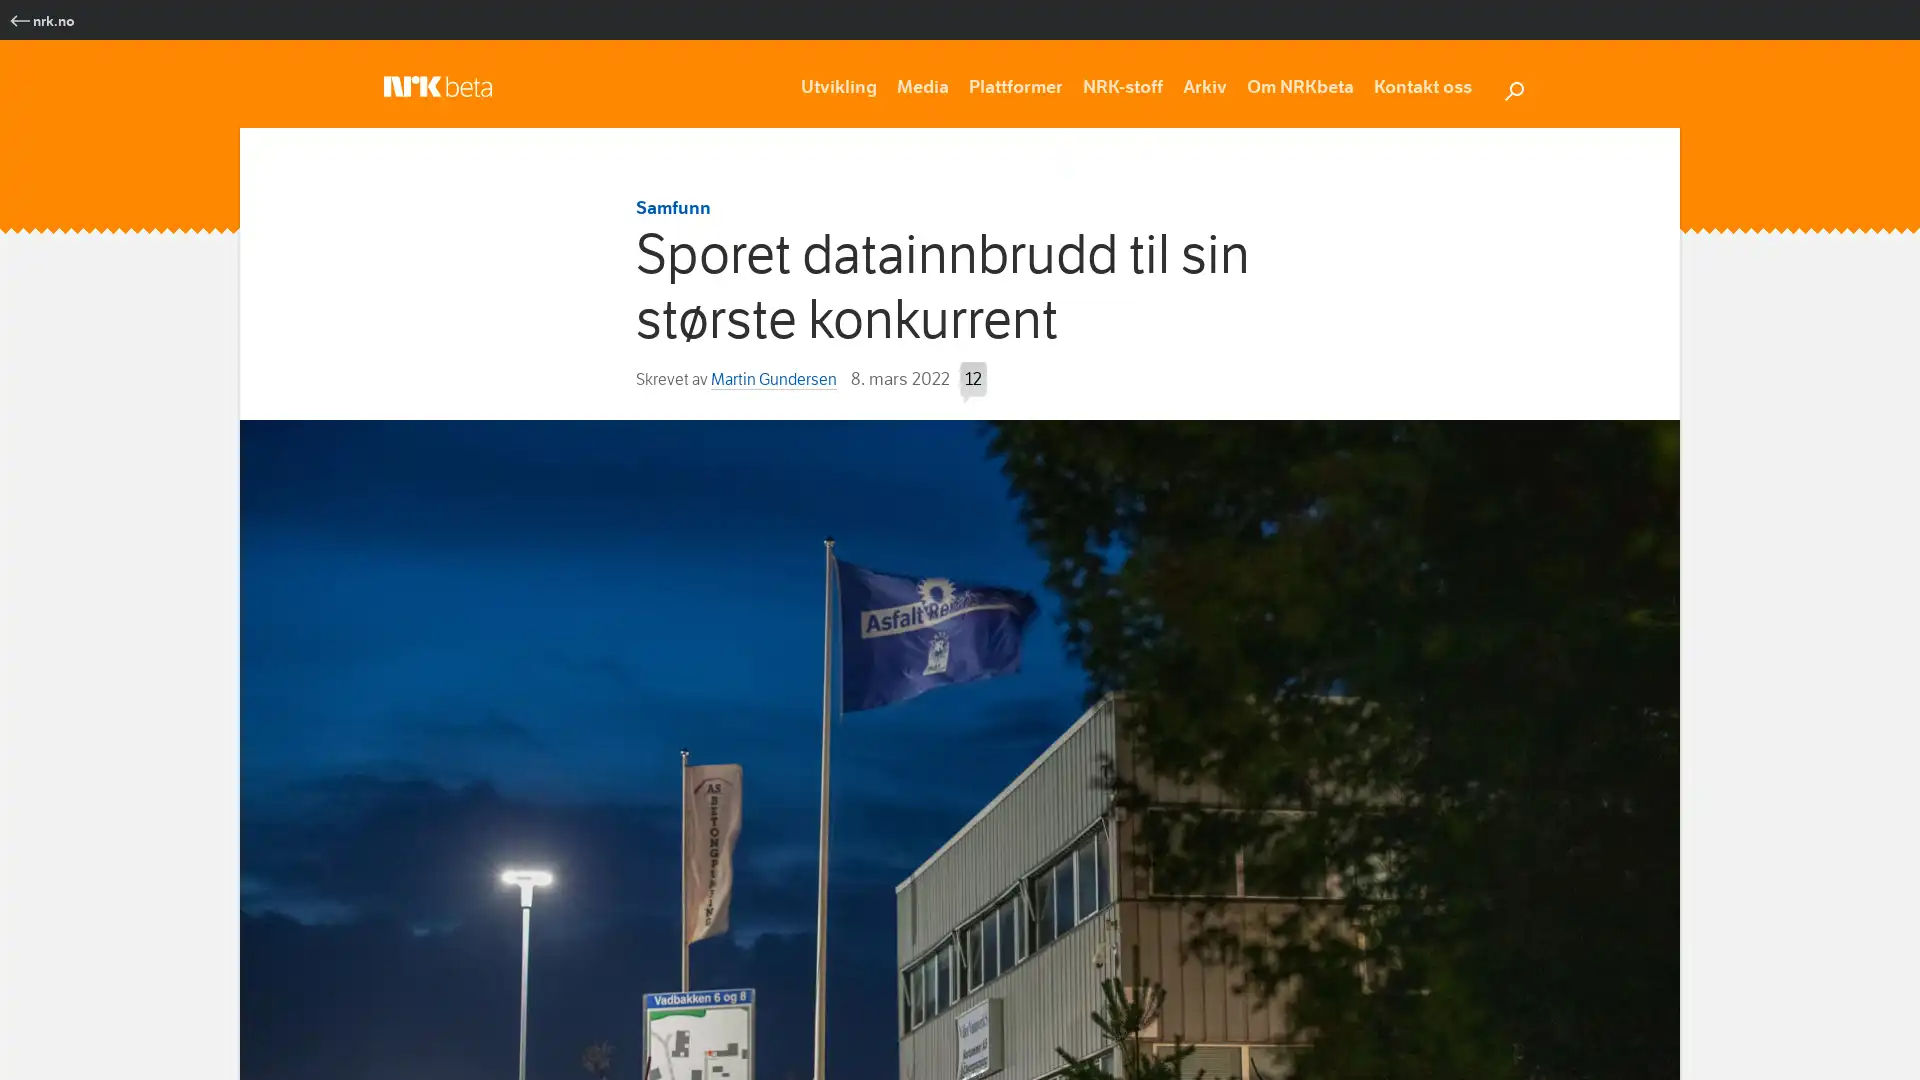 The image size is (1920, 1080). I want to click on Apne sk, so click(1513, 87).